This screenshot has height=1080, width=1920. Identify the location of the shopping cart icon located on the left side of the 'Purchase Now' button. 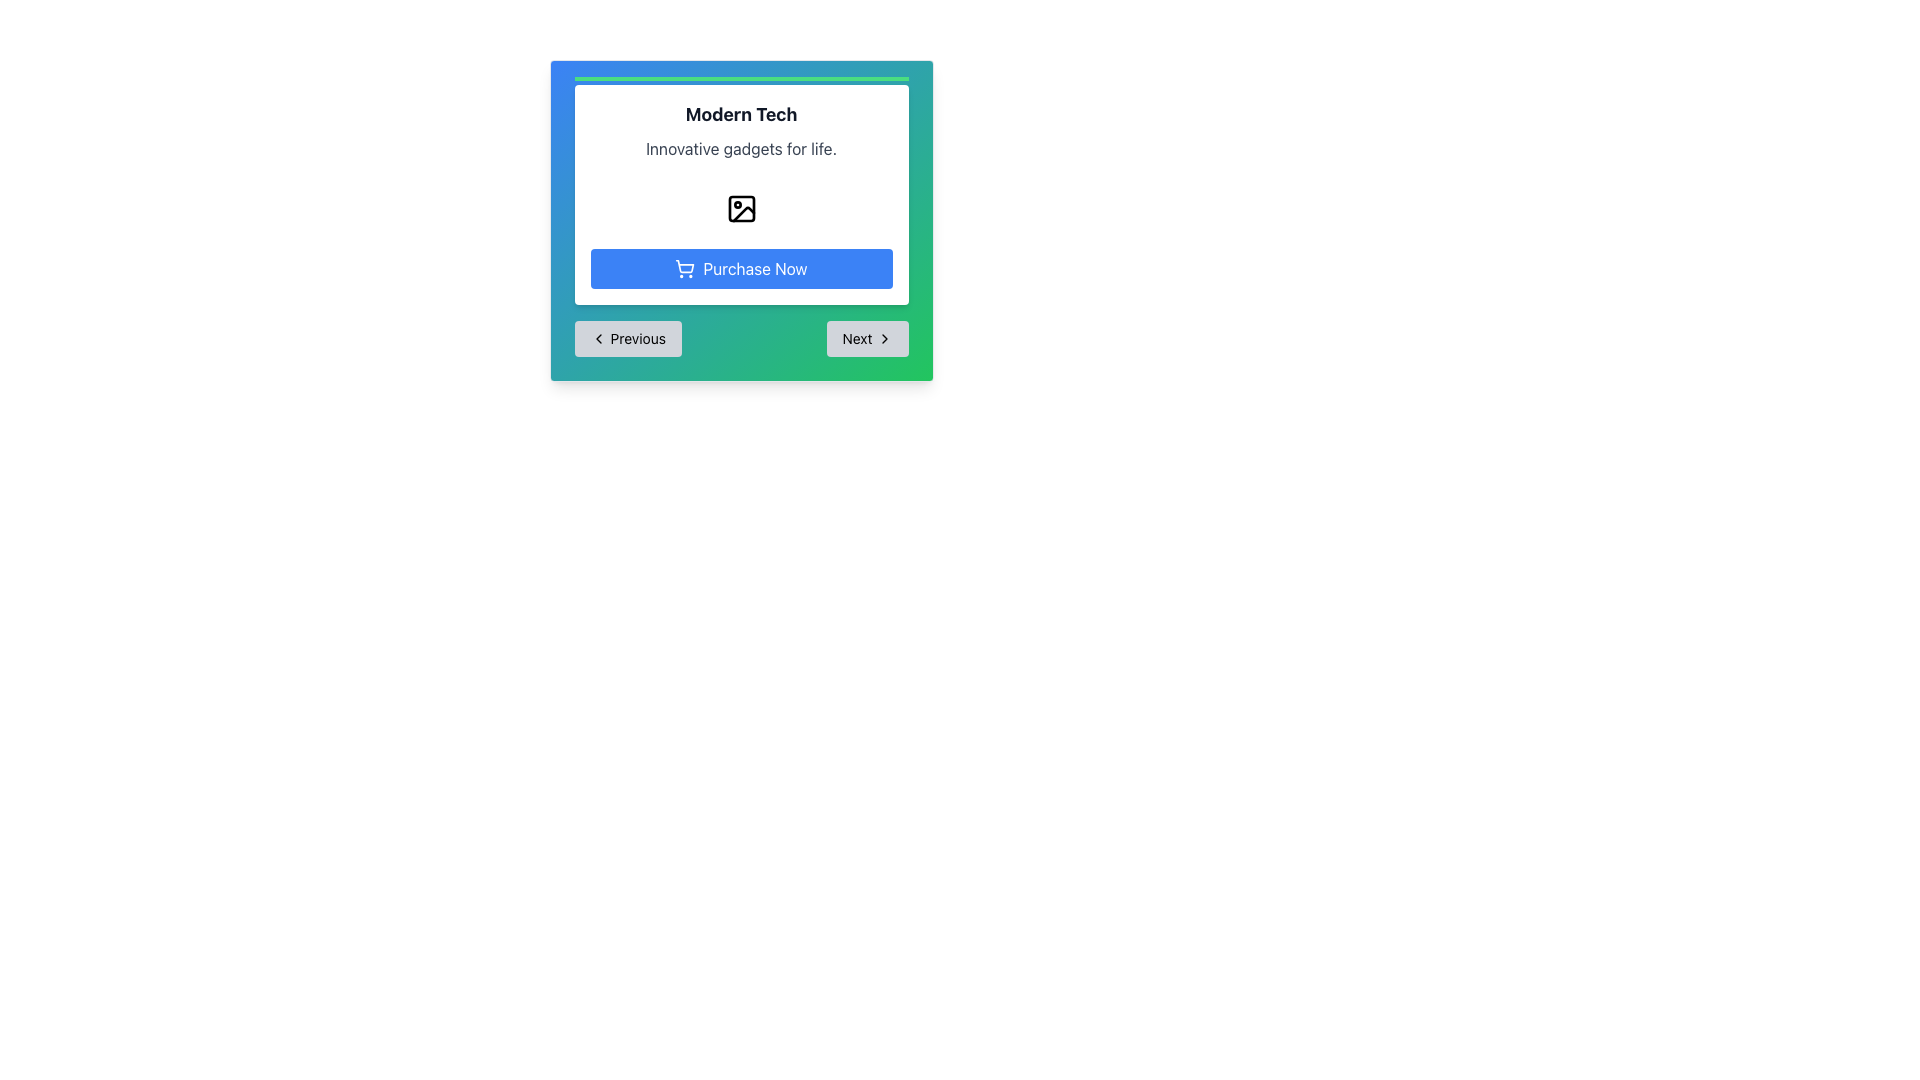
(685, 268).